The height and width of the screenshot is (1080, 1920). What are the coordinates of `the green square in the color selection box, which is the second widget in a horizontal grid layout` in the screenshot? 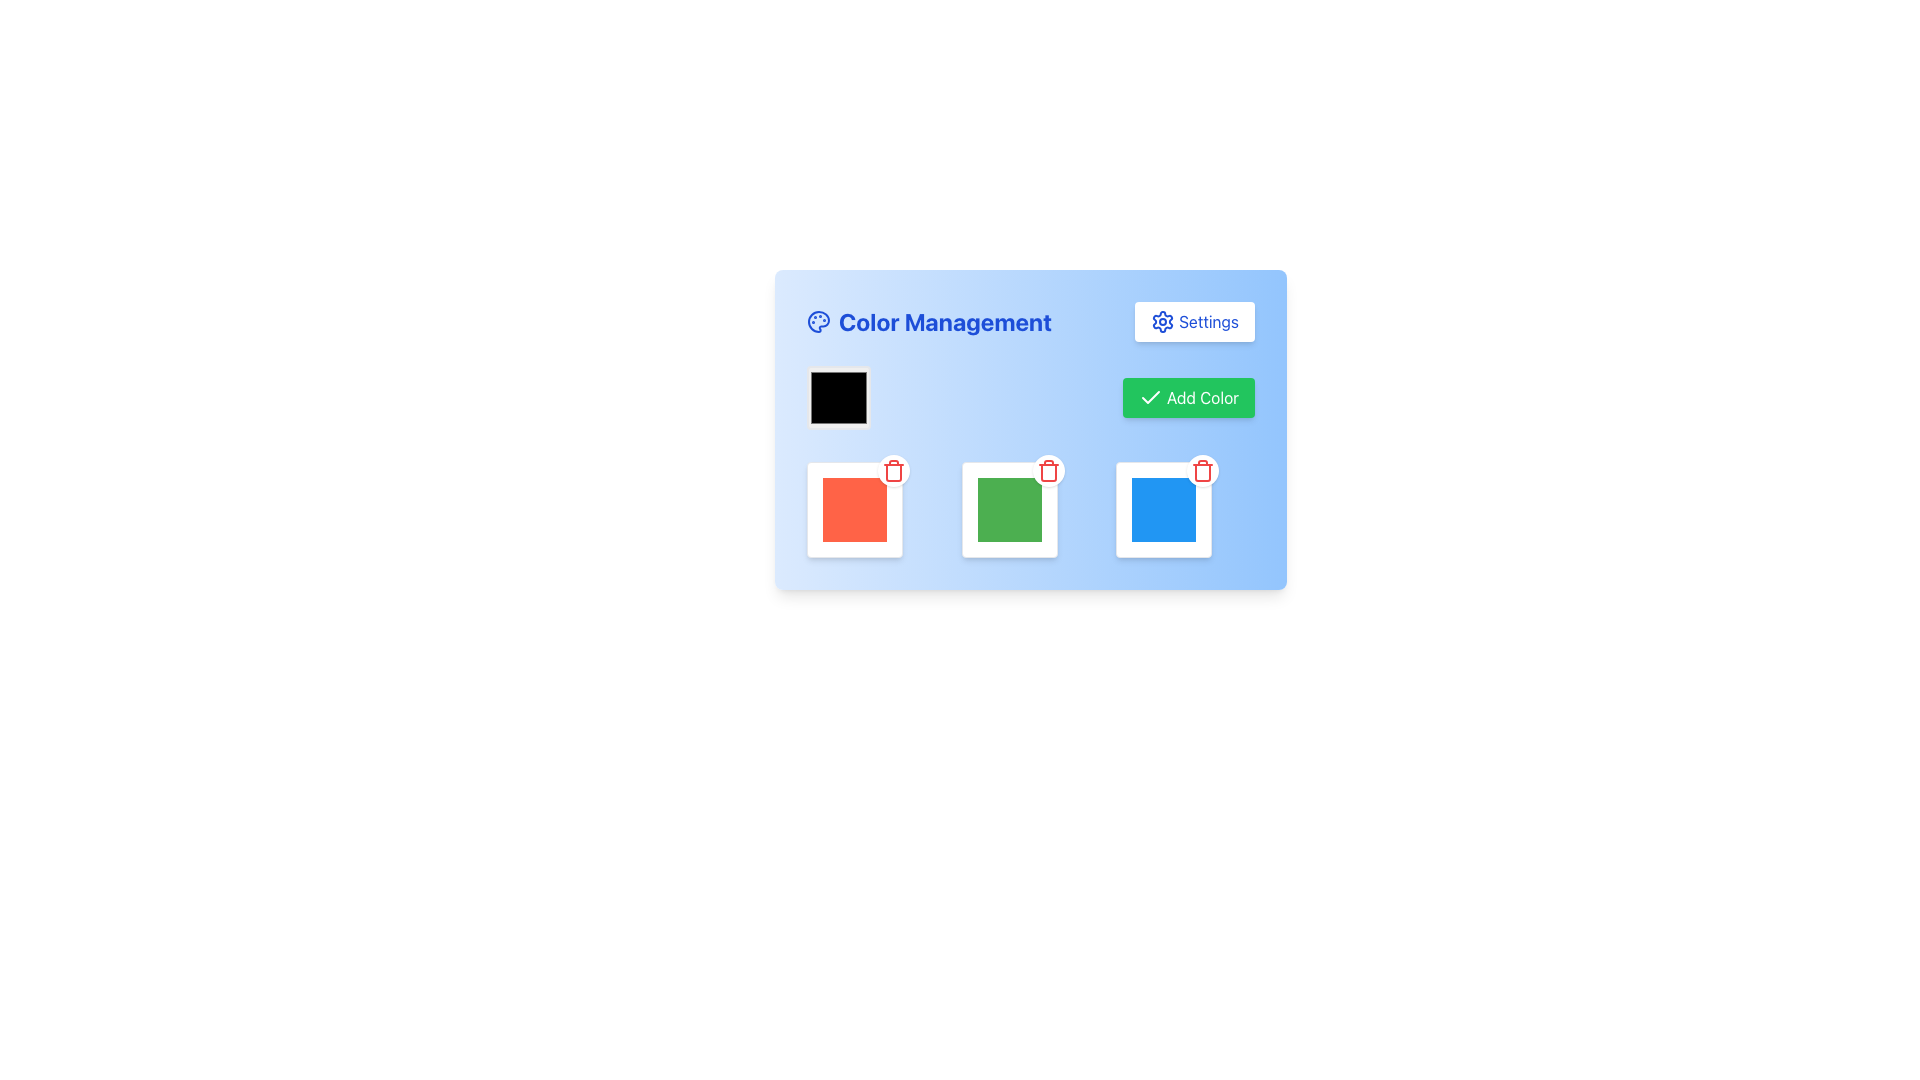 It's located at (1009, 508).